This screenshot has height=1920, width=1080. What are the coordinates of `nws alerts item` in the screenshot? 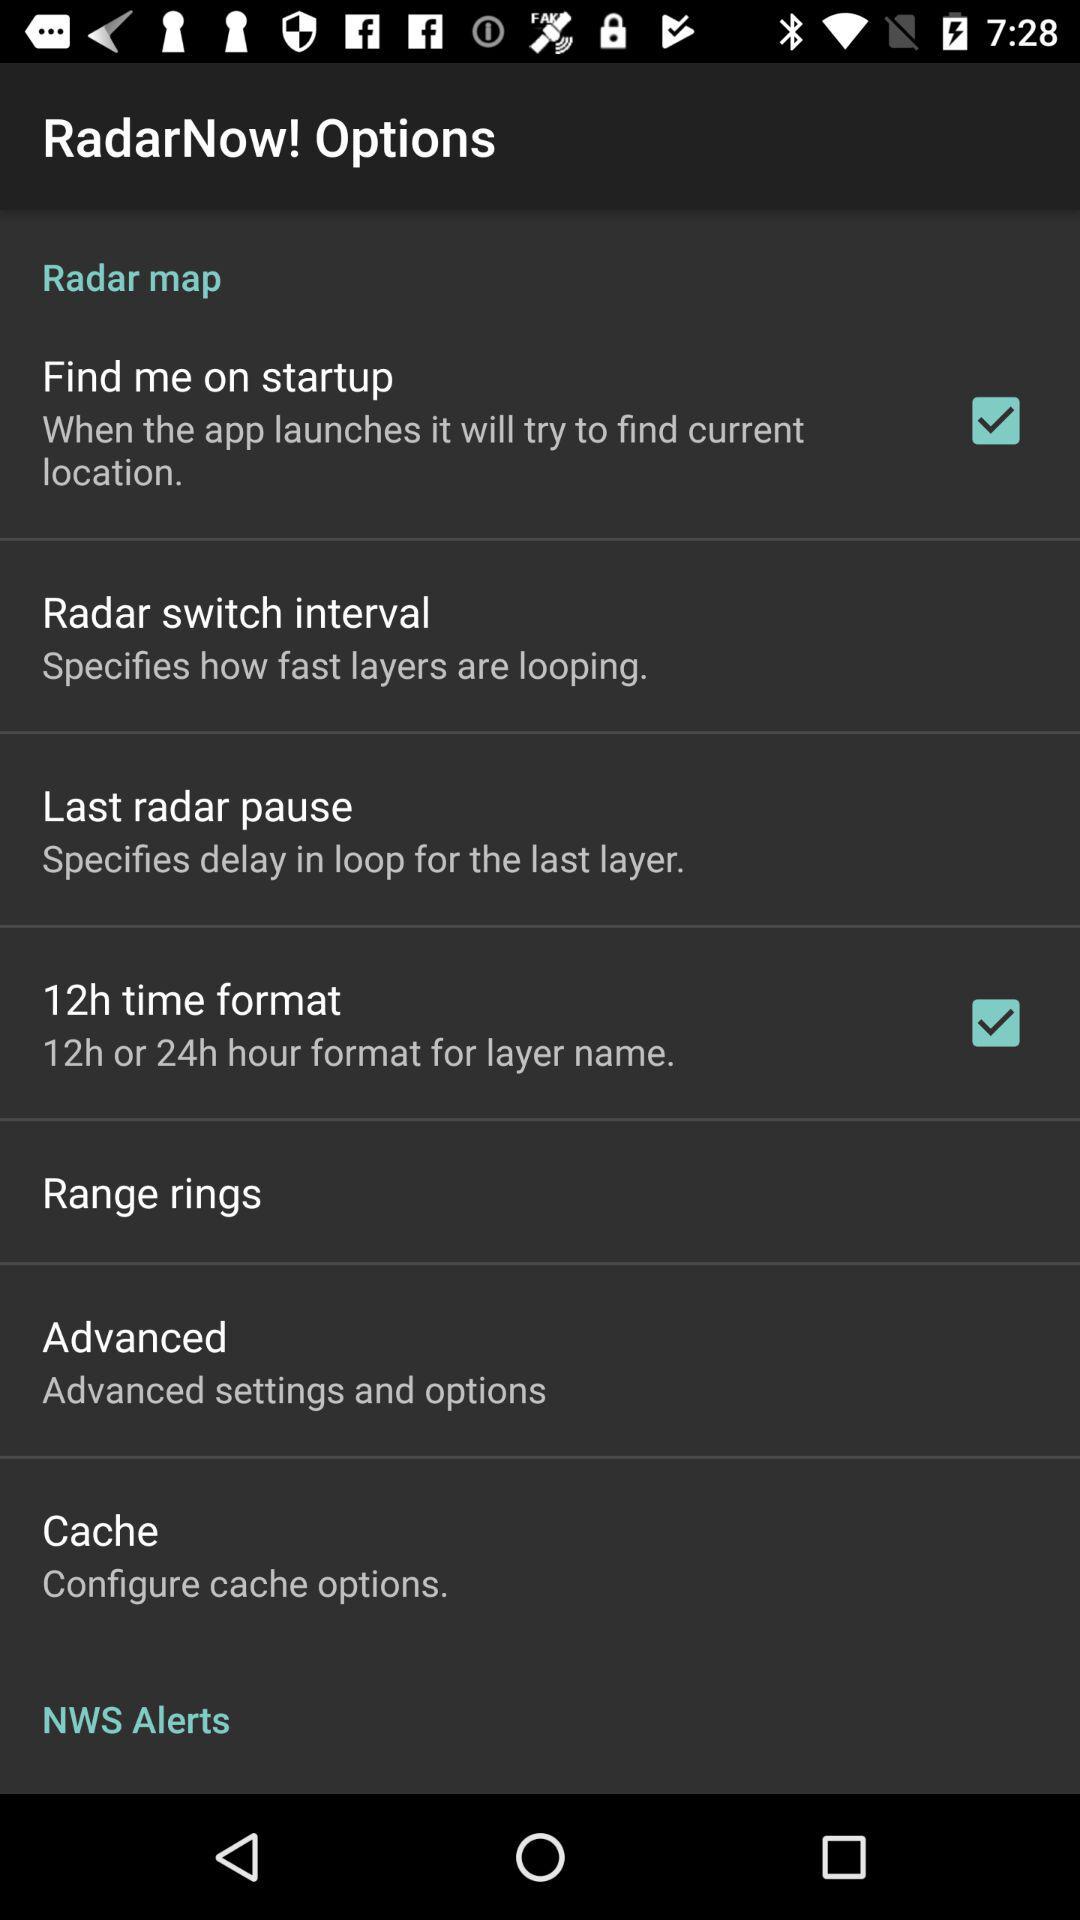 It's located at (540, 1697).